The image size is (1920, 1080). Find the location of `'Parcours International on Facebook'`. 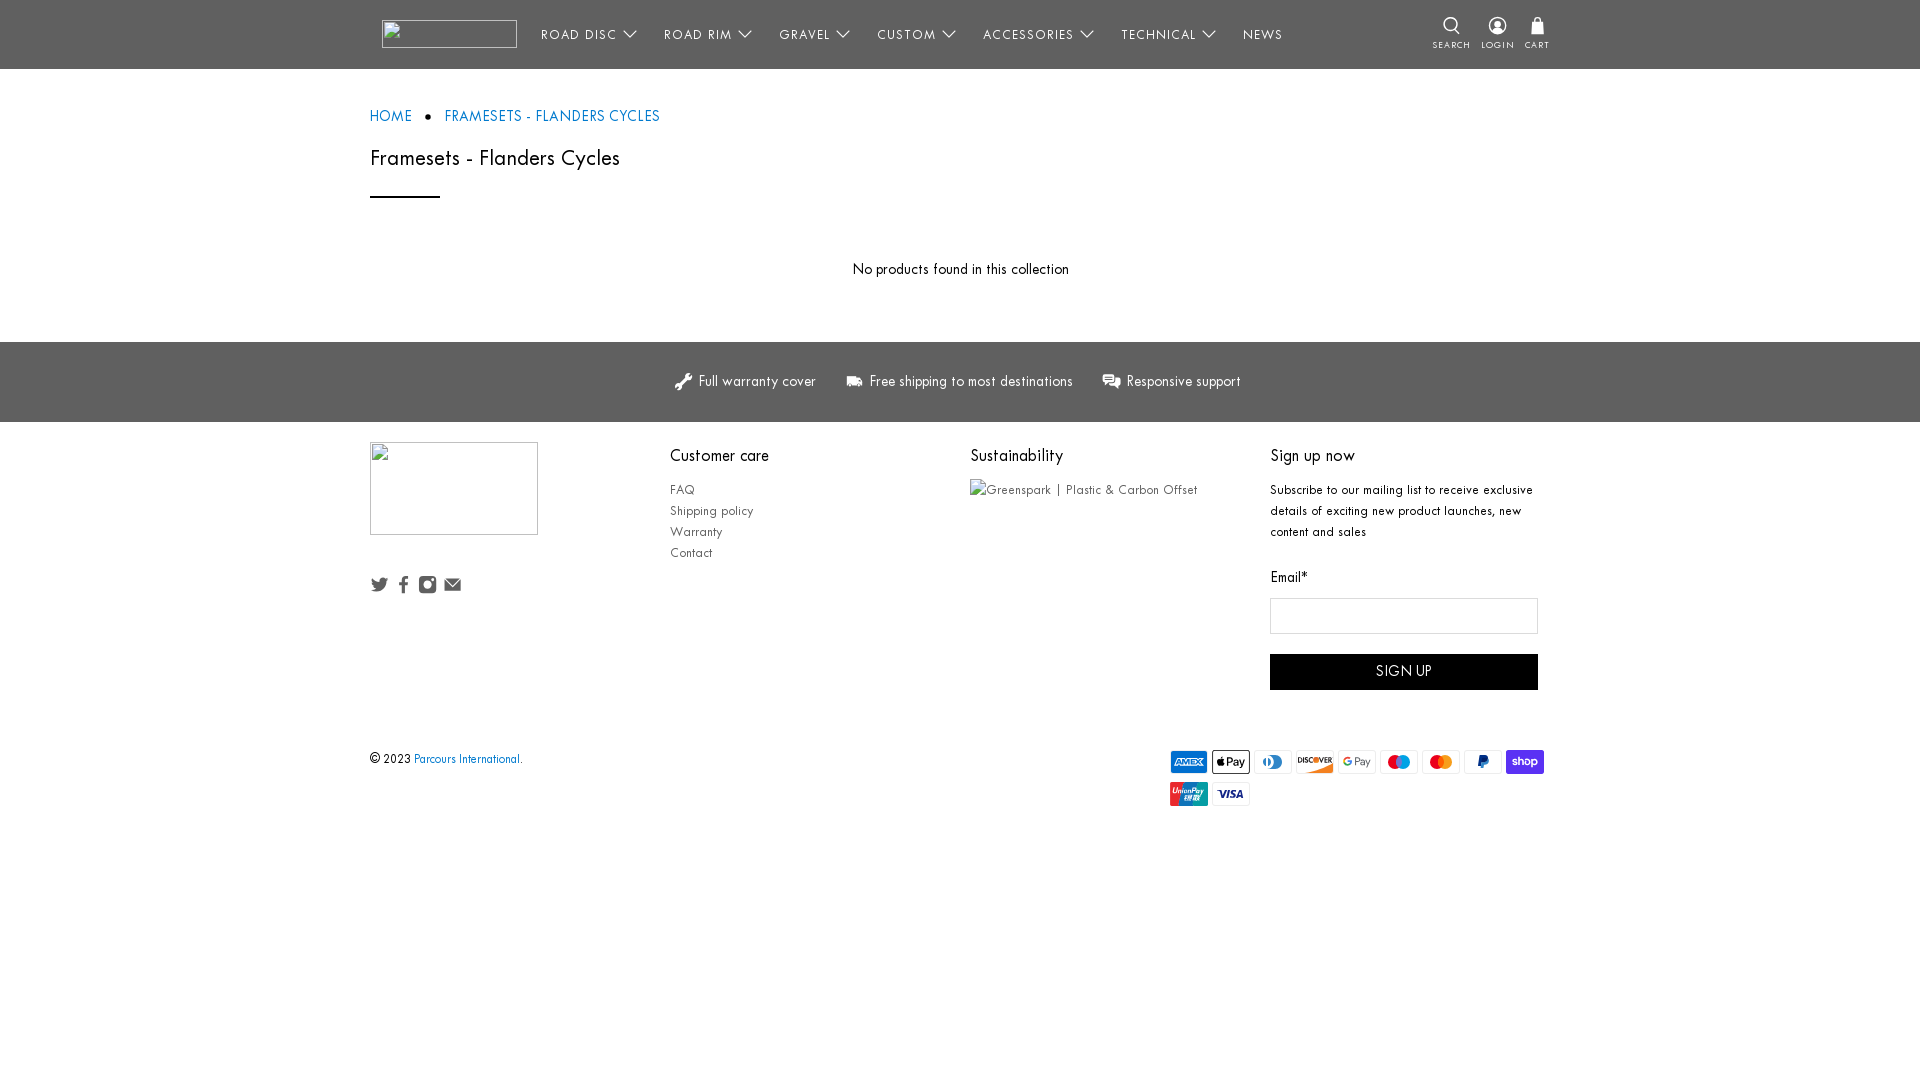

'Parcours International on Facebook' is located at coordinates (402, 588).